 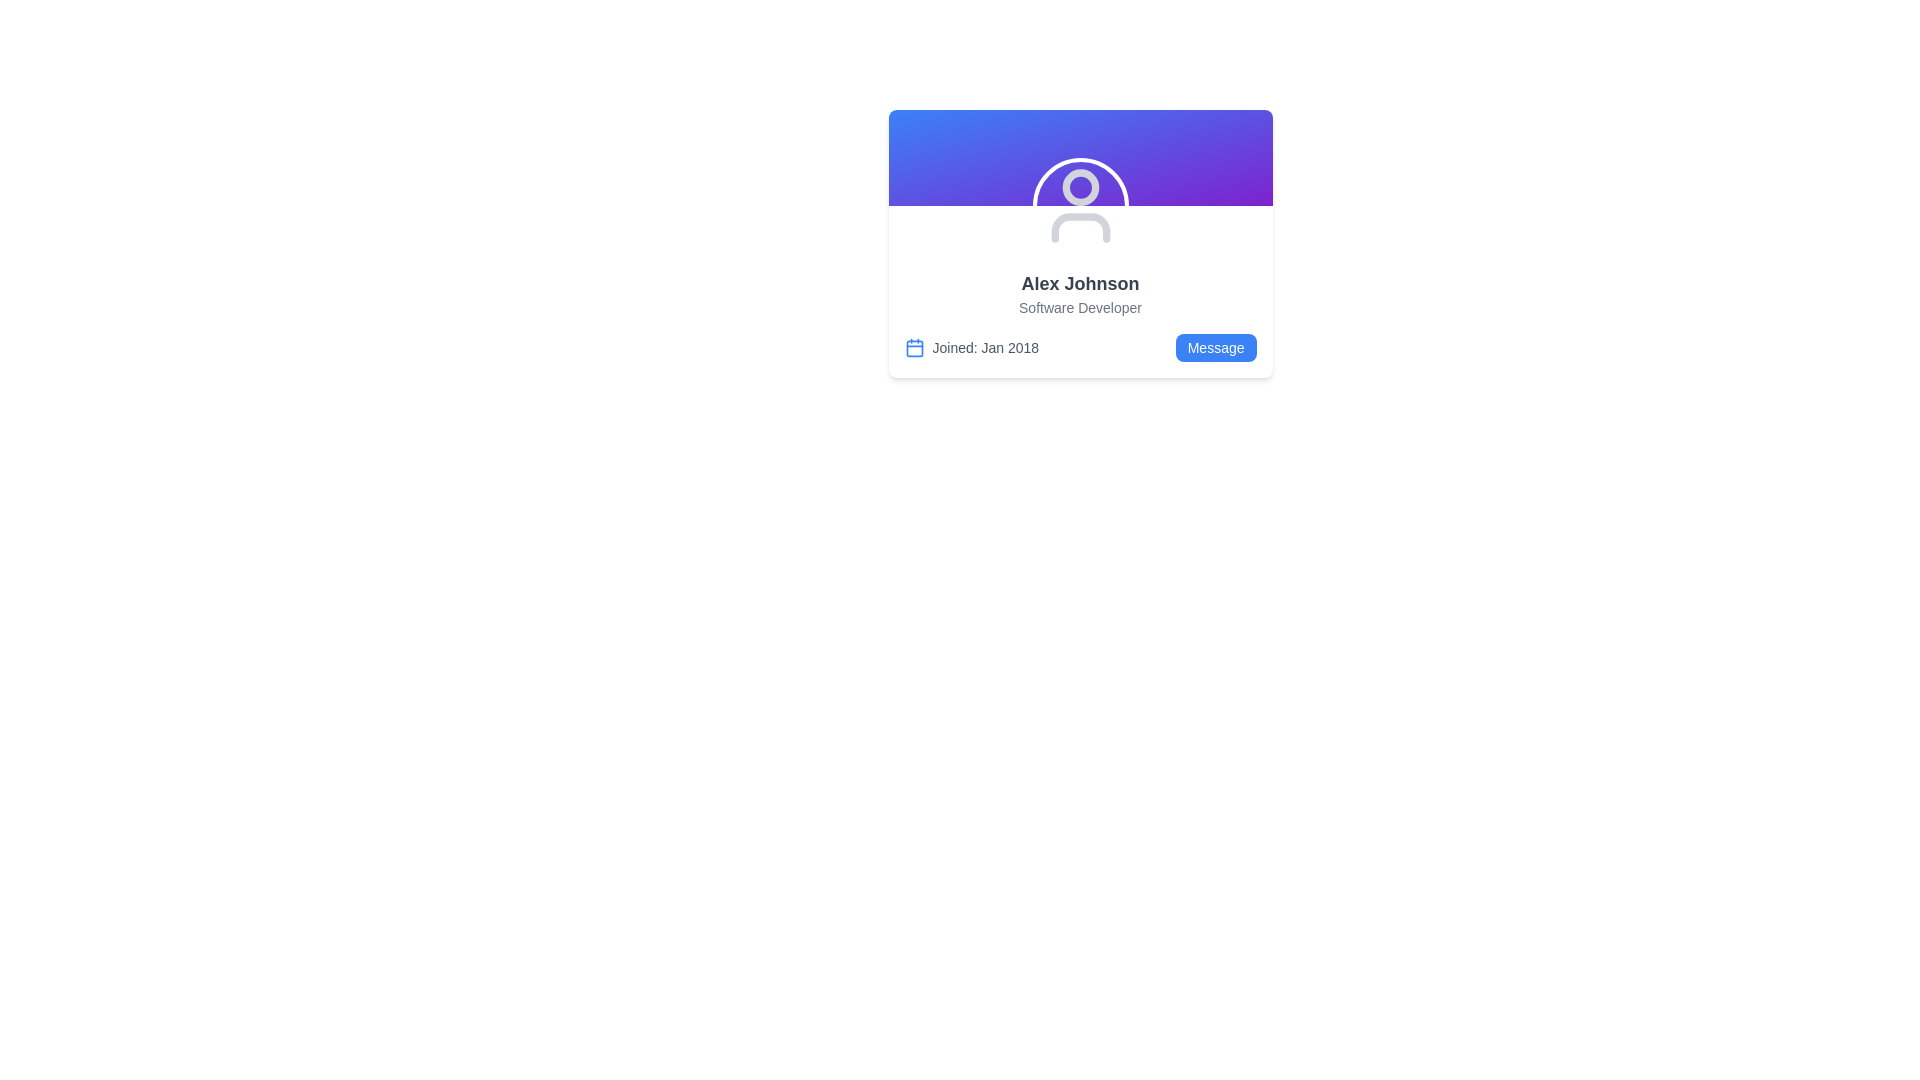 What do you see at coordinates (1079, 293) in the screenshot?
I see `text displayed in the user information area, which includes the user's name and job title, located centrally below the user icon and above the joining date tooltip and 'Message' button` at bounding box center [1079, 293].